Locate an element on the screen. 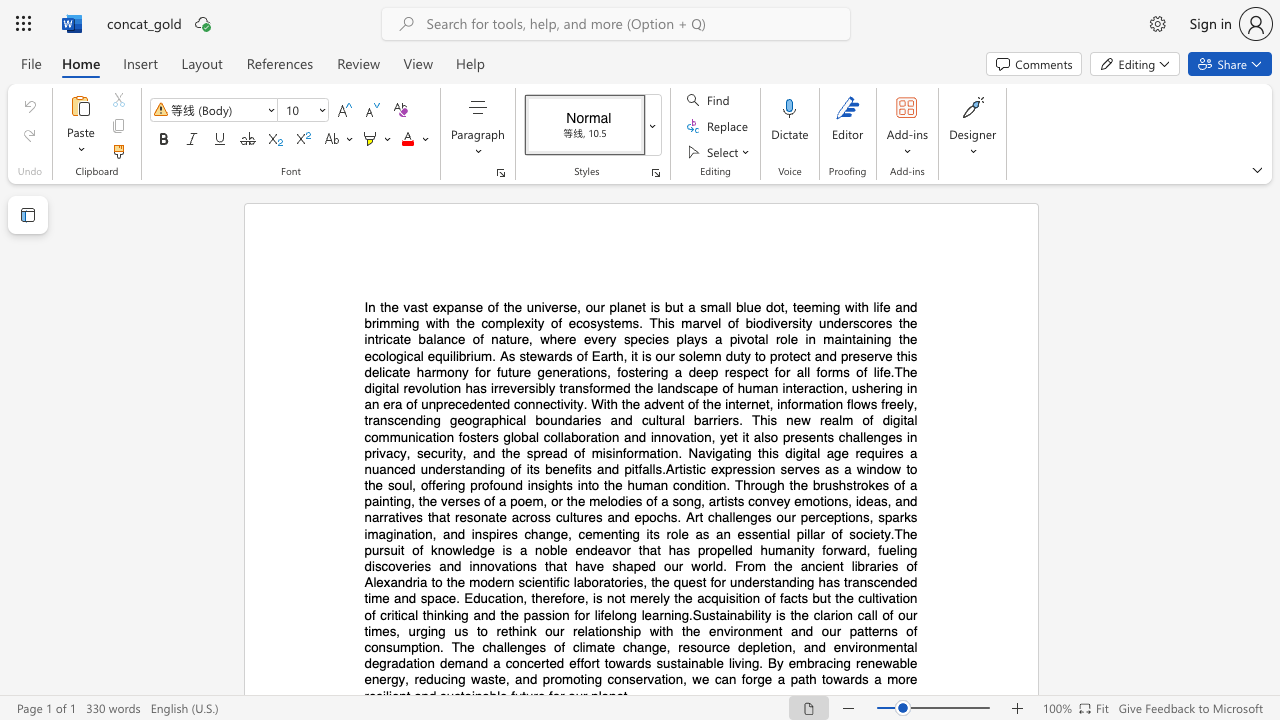 The width and height of the screenshot is (1280, 720). the 18th character "i" in the text is located at coordinates (584, 419).